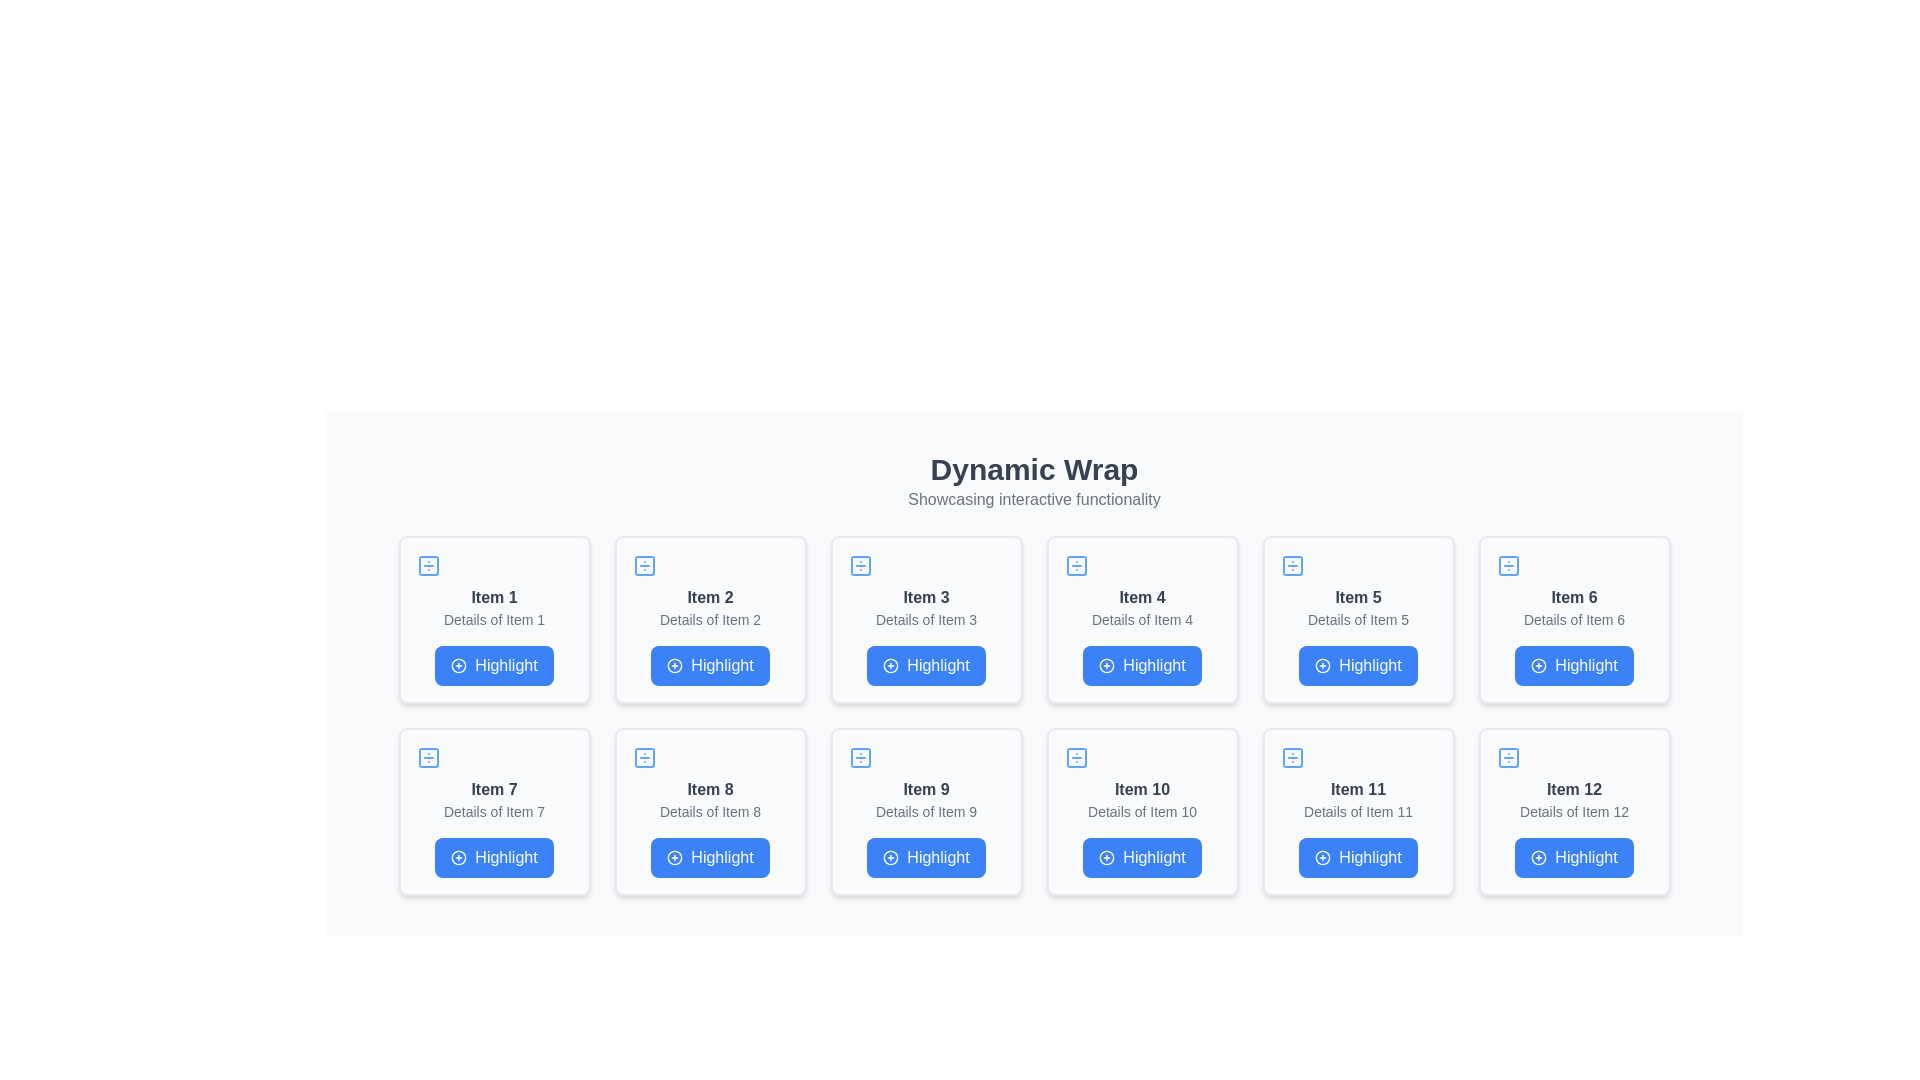 The width and height of the screenshot is (1920, 1080). What do you see at coordinates (890, 666) in the screenshot?
I see `the icon representing a circle with a plus sign in its center, which is located inside the 'Highlight' button for 'Item 3'` at bounding box center [890, 666].